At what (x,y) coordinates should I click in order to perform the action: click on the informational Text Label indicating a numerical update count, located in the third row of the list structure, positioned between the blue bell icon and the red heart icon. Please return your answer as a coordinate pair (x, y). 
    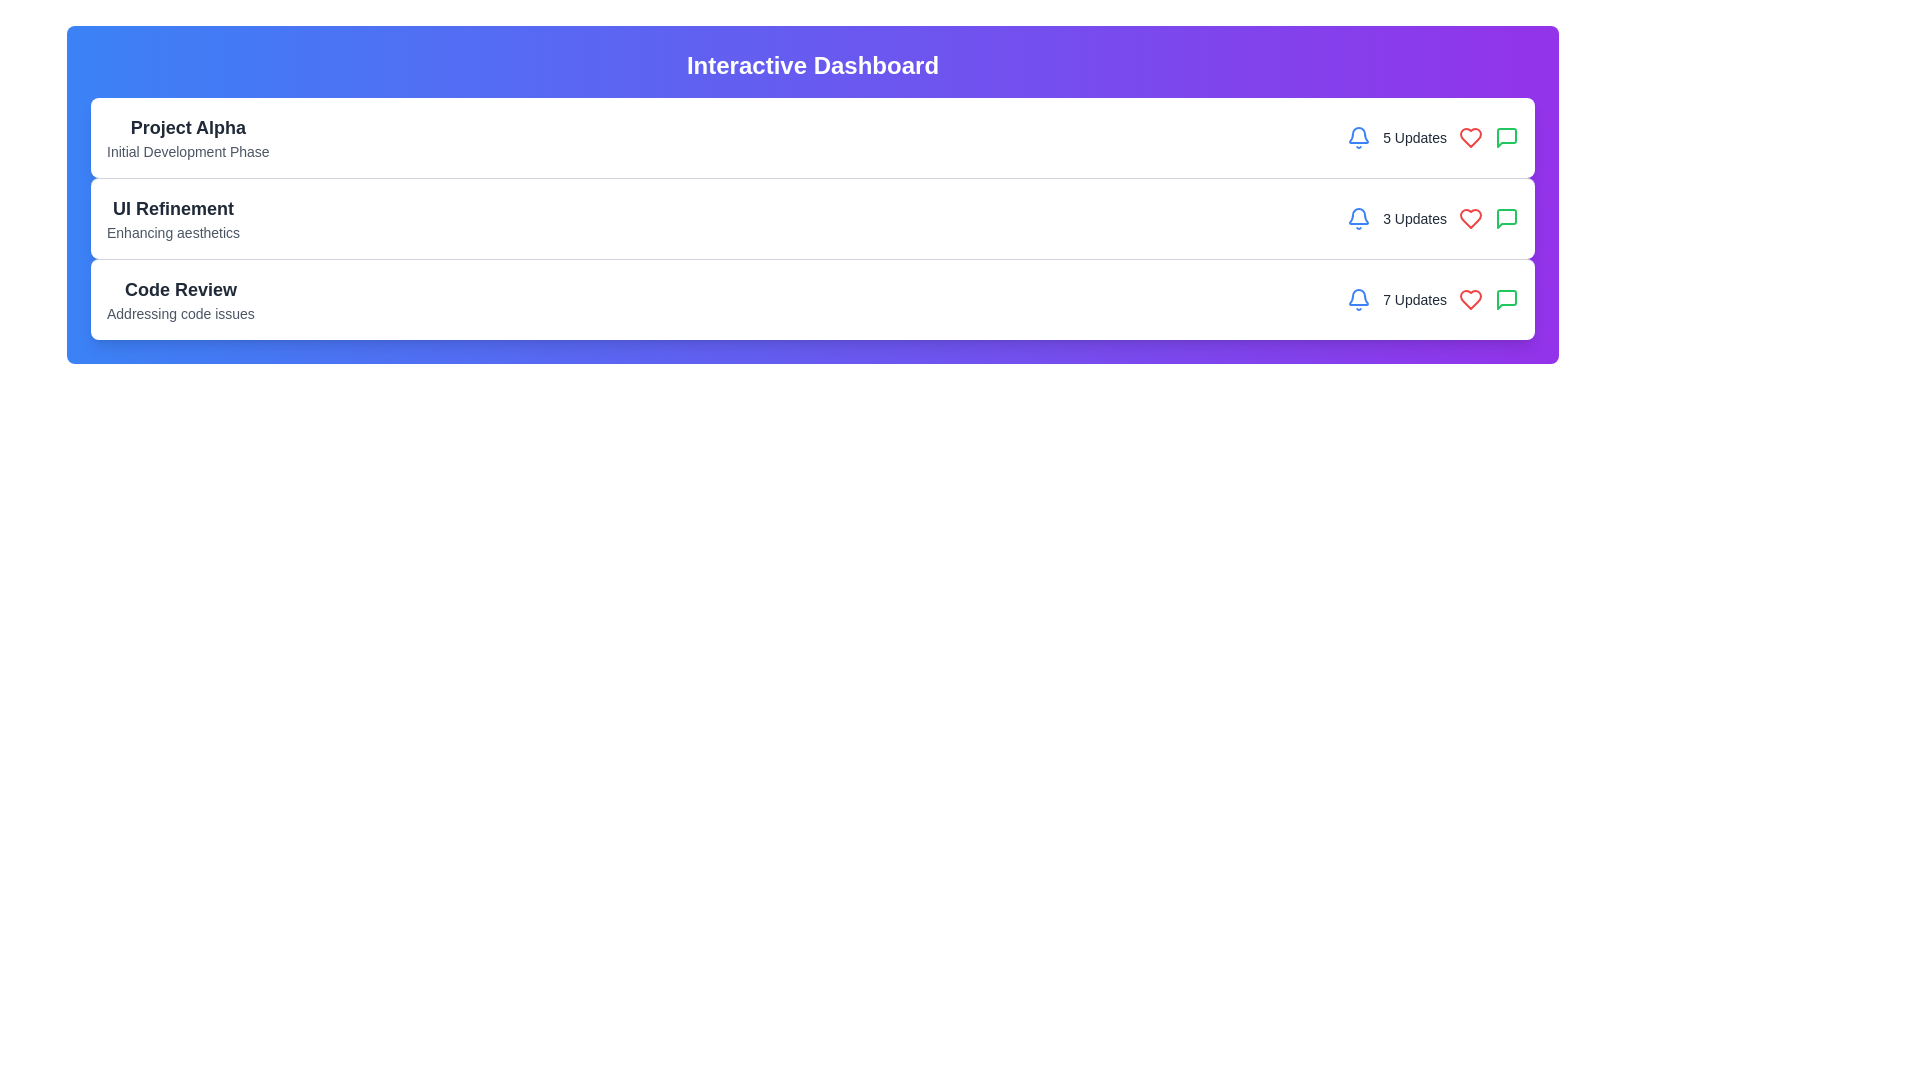
    Looking at the image, I should click on (1414, 300).